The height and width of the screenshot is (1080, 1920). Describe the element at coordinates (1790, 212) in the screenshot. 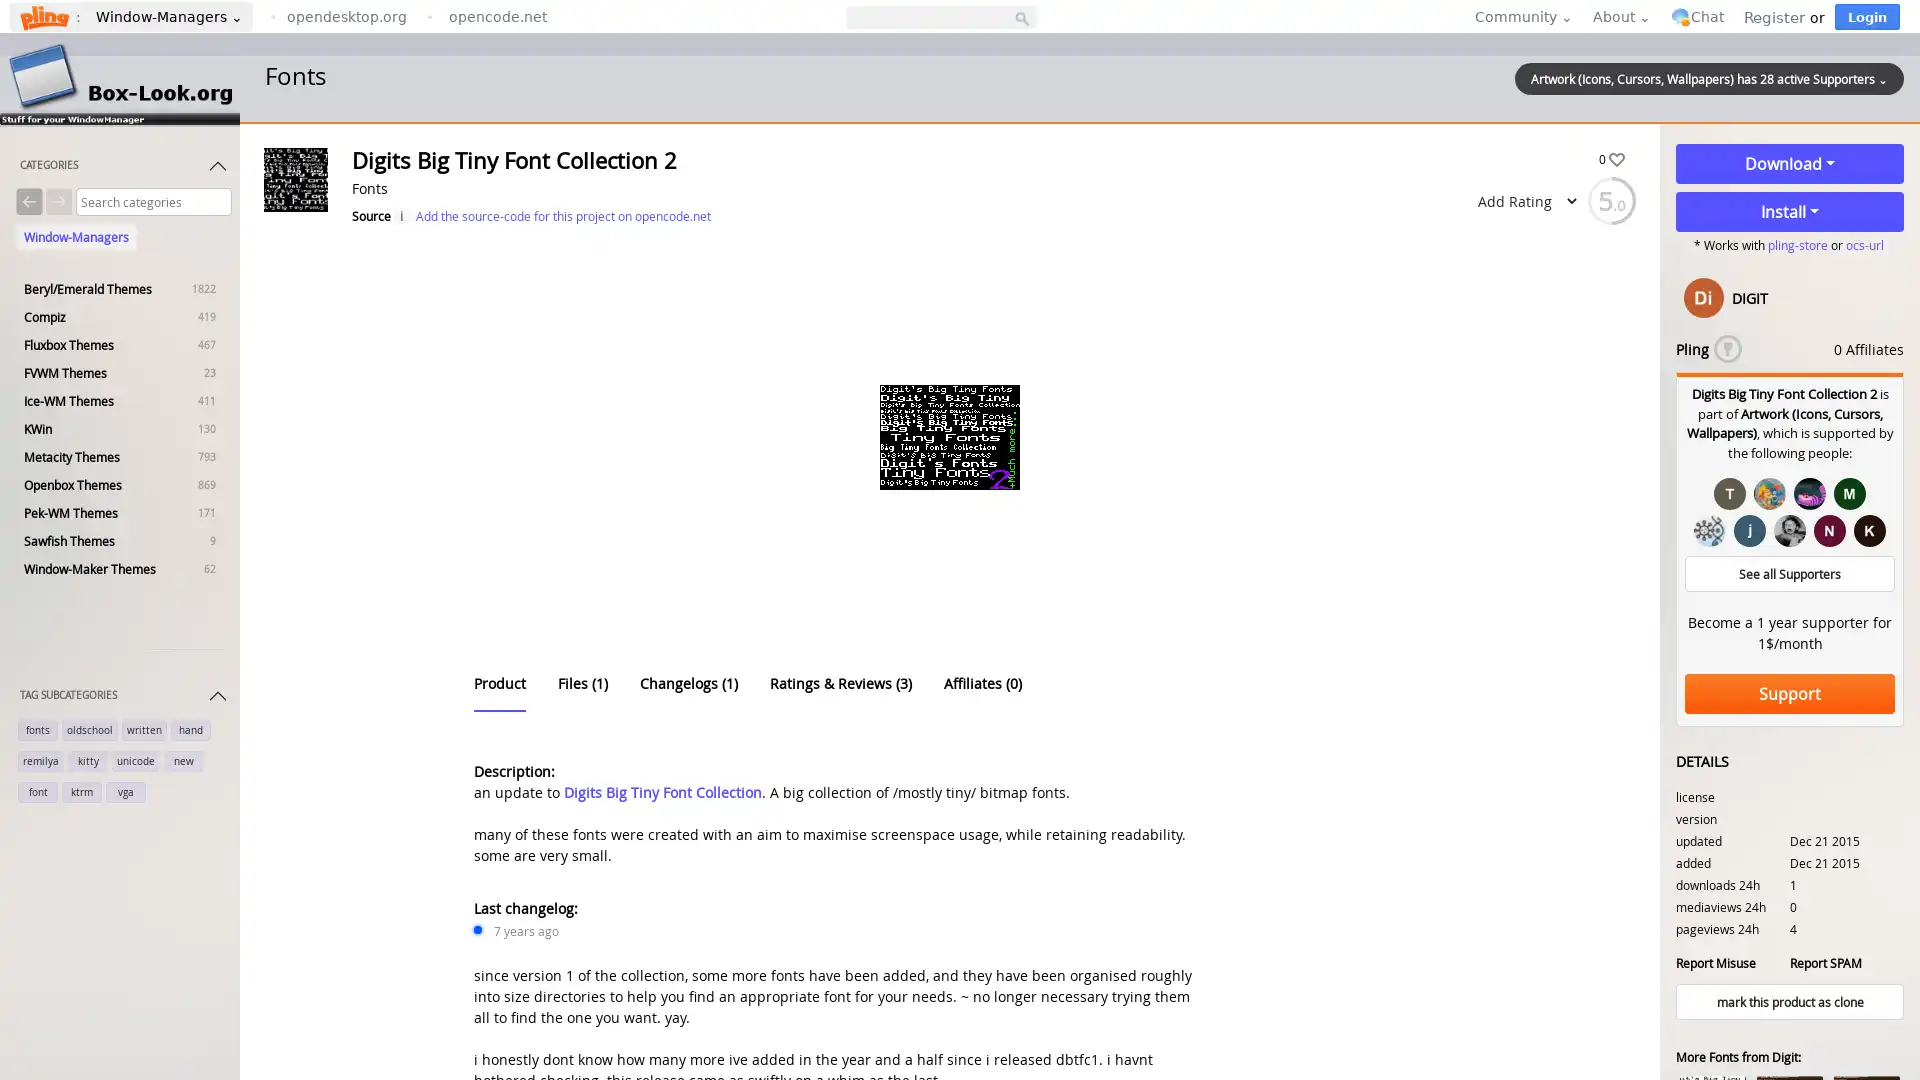

I see `Install` at that location.